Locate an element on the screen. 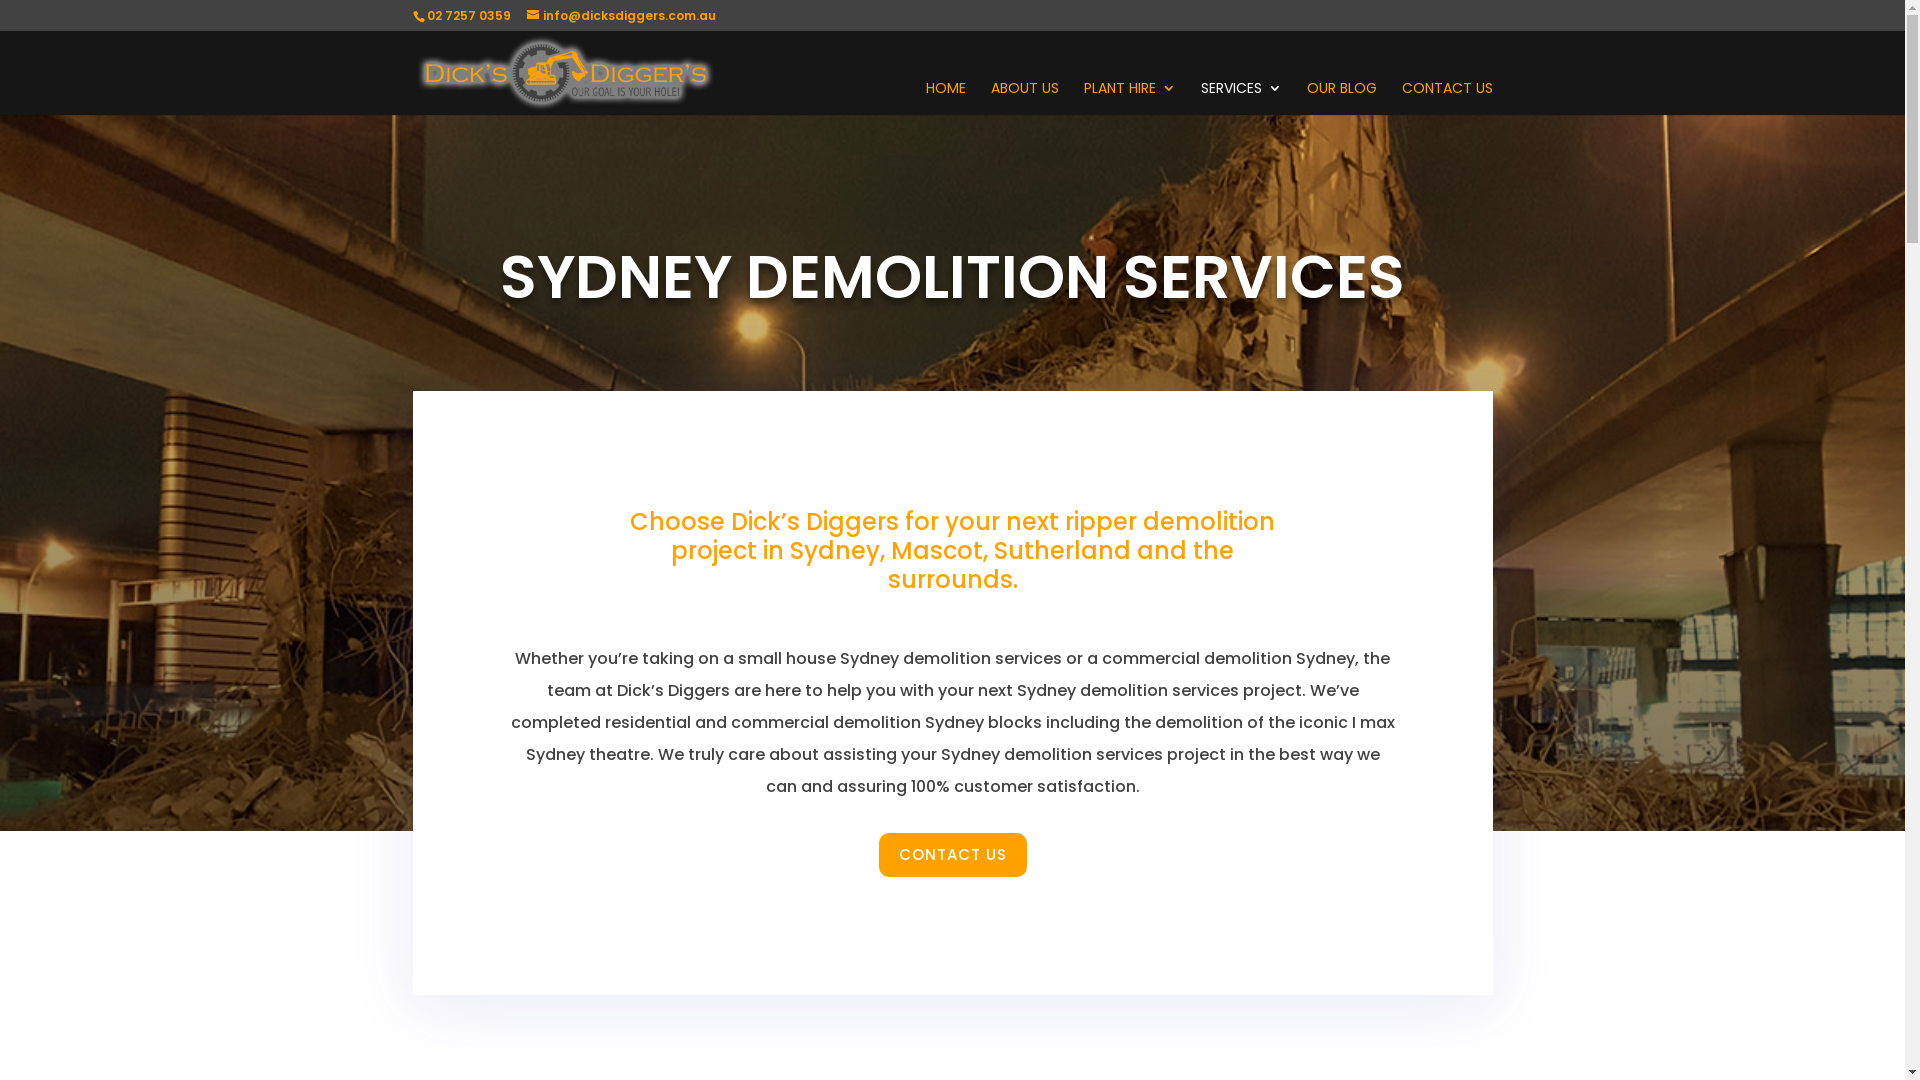 The height and width of the screenshot is (1080, 1920). 'CONTACT US' is located at coordinates (950, 855).